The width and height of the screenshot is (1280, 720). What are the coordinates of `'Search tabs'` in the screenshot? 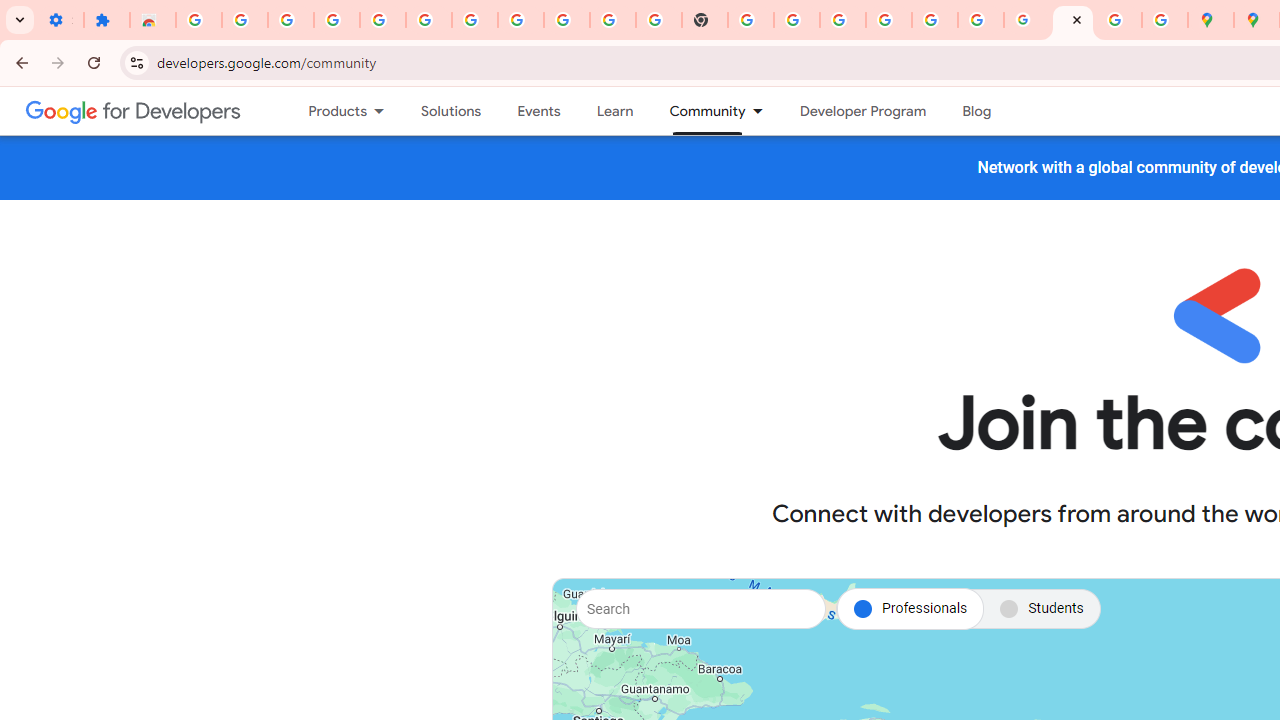 It's located at (20, 20).